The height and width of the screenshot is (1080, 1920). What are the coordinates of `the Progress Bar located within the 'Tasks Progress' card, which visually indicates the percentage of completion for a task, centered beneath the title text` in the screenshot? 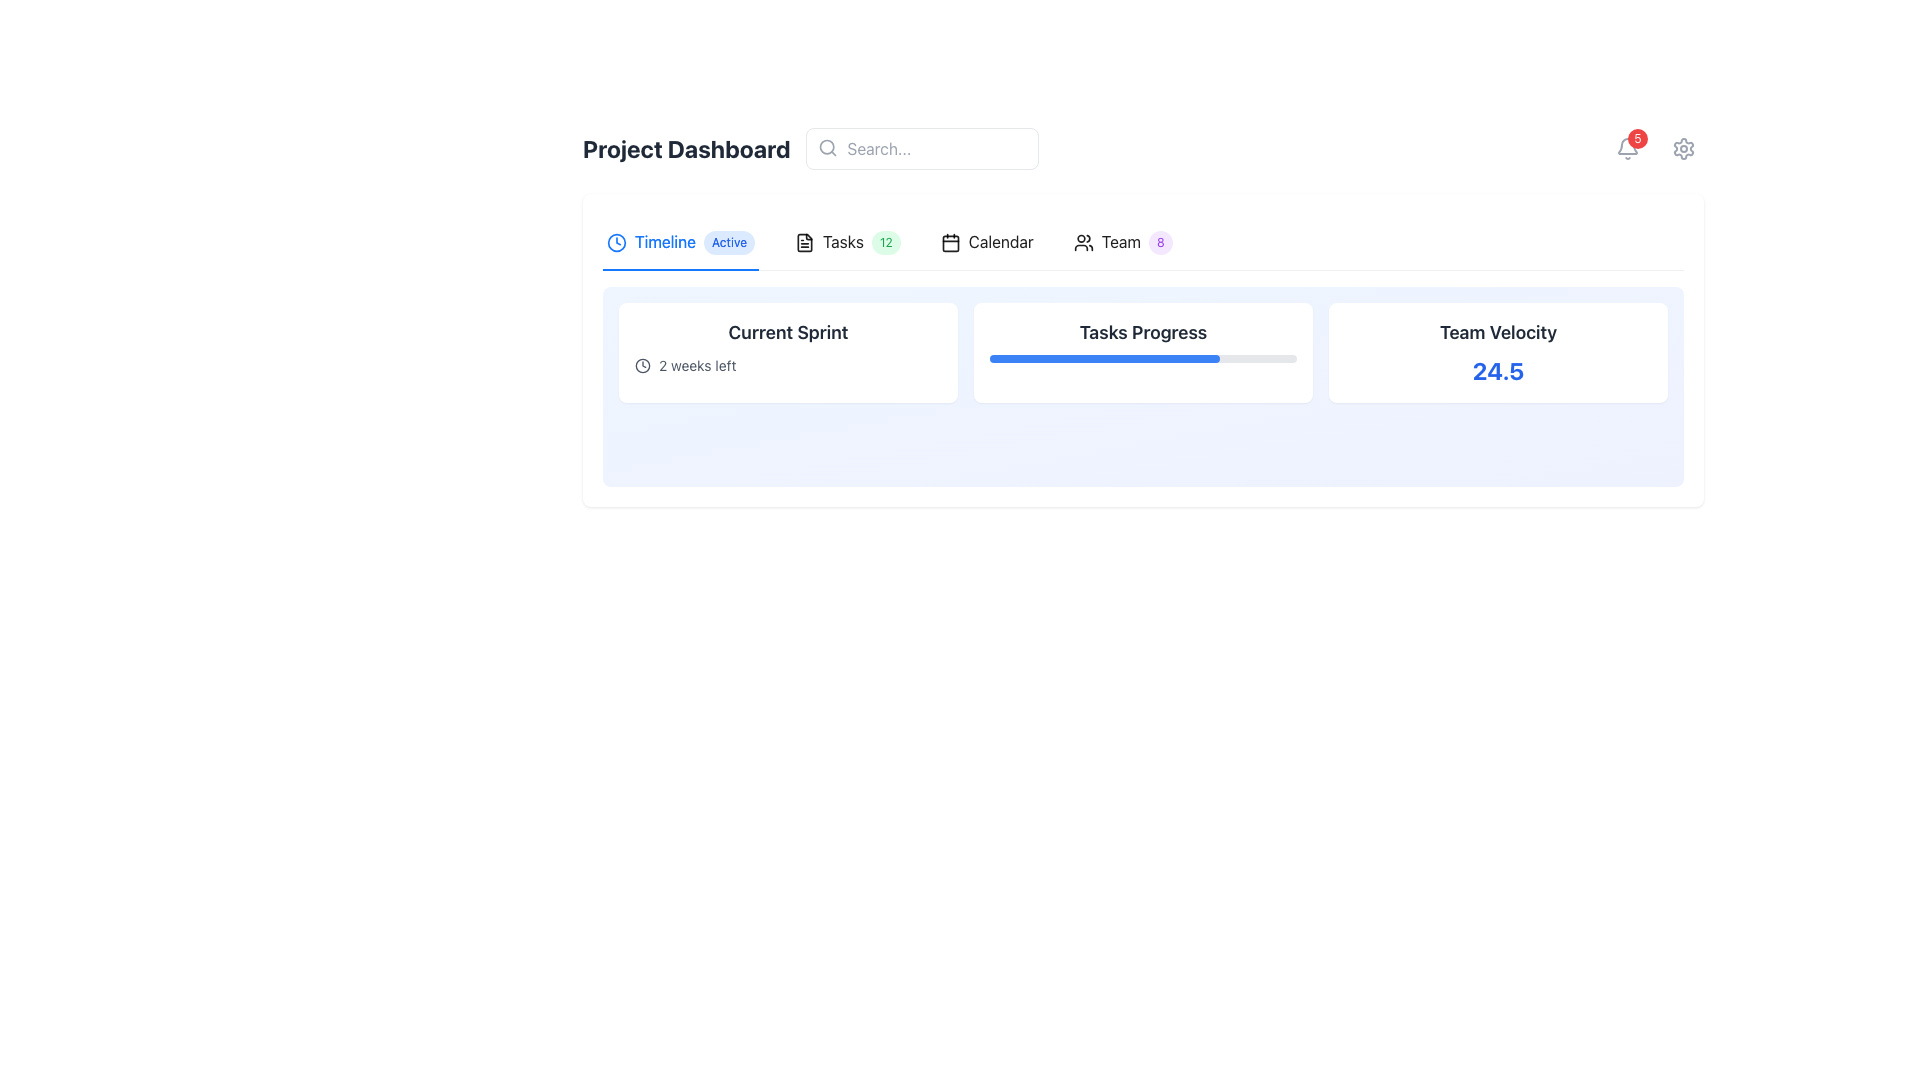 It's located at (1143, 358).